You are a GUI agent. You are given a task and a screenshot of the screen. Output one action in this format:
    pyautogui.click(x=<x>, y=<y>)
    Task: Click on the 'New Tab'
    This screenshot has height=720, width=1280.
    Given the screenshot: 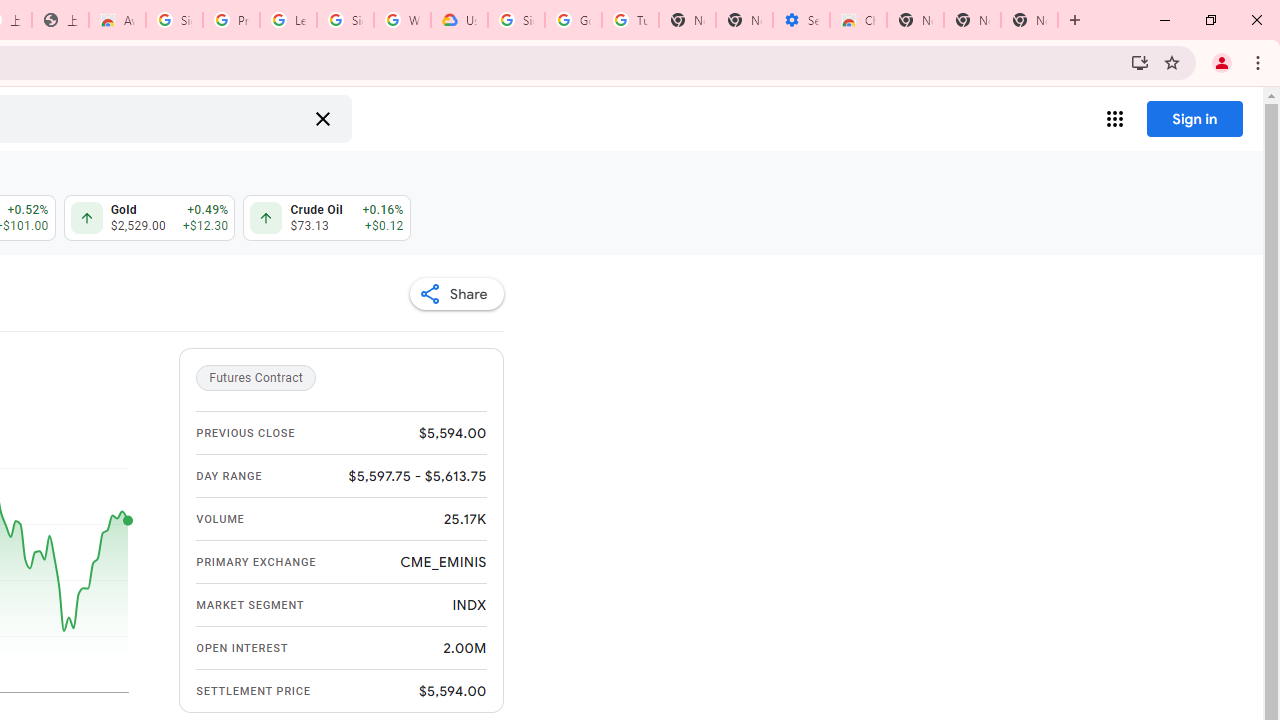 What is the action you would take?
    pyautogui.click(x=1029, y=20)
    